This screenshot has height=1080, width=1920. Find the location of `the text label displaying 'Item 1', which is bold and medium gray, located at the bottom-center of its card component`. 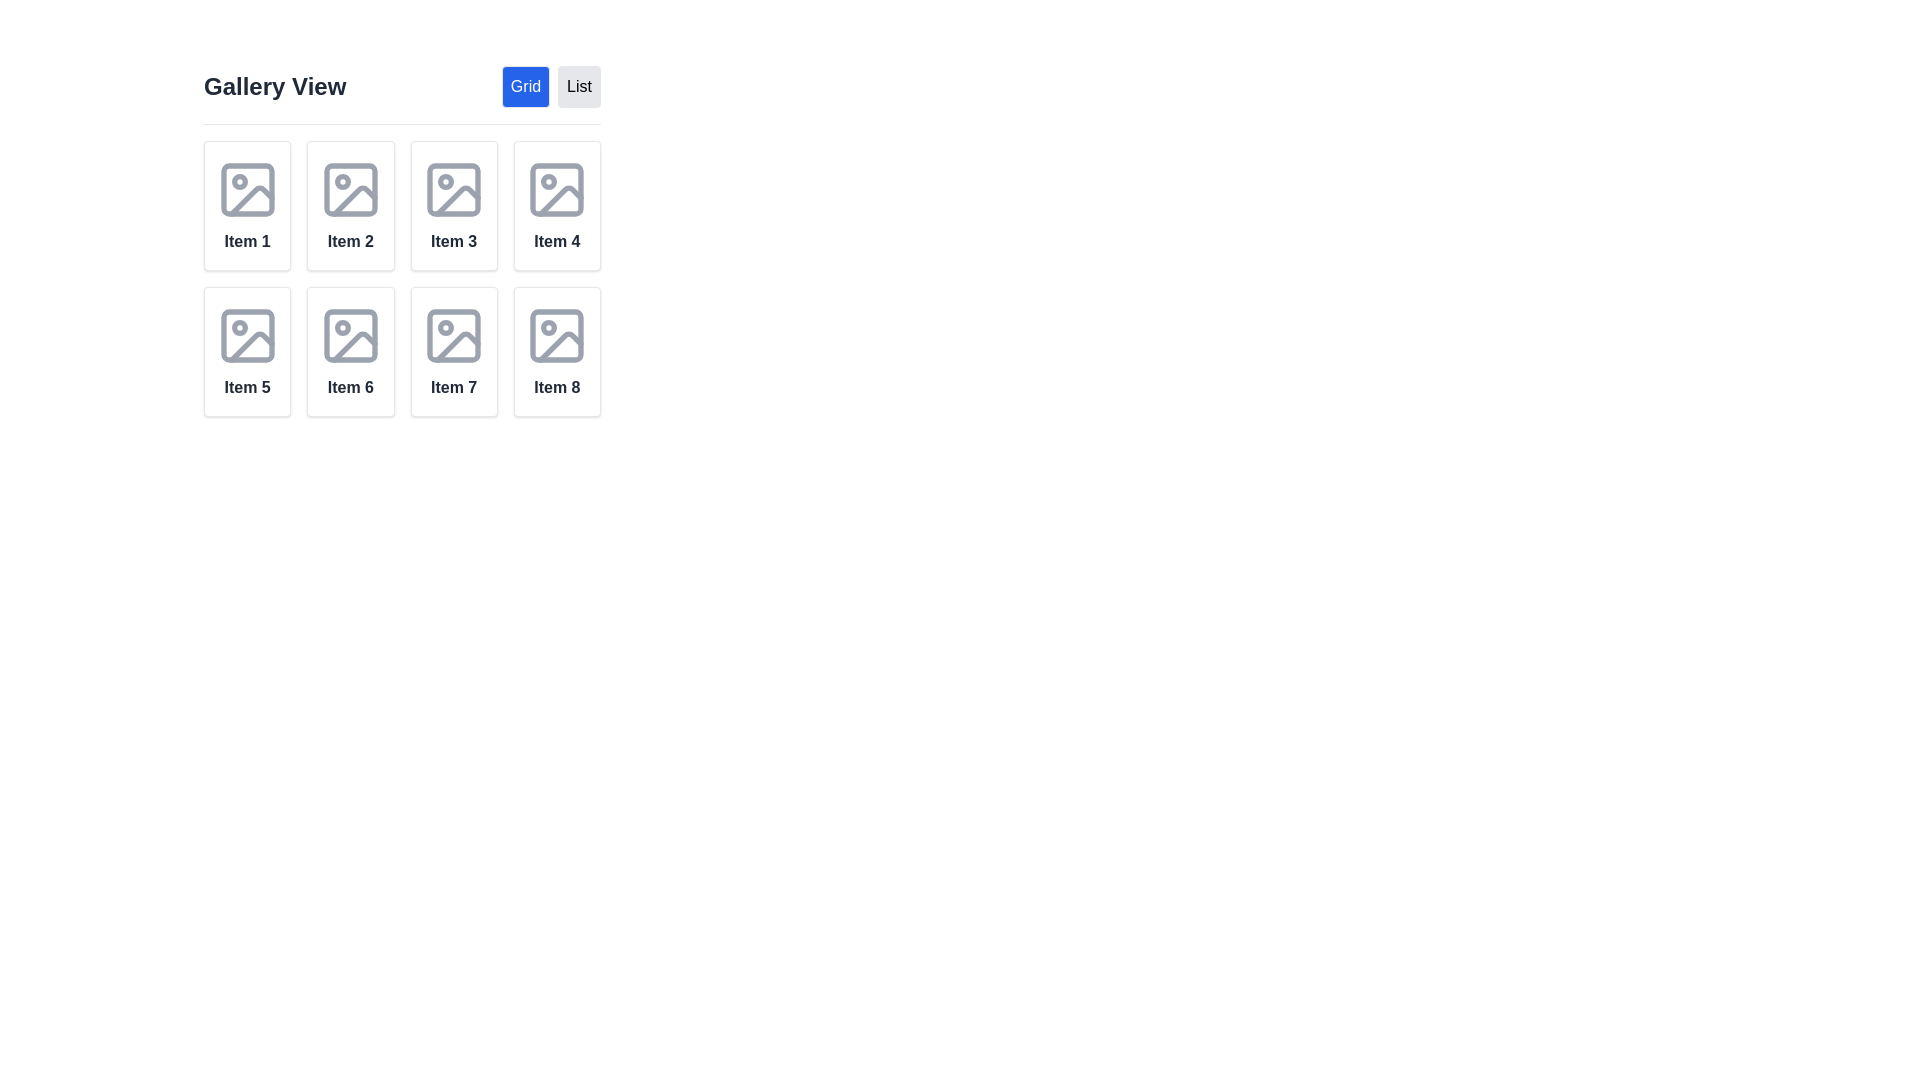

the text label displaying 'Item 1', which is bold and medium gray, located at the bottom-center of its card component is located at coordinates (246, 241).